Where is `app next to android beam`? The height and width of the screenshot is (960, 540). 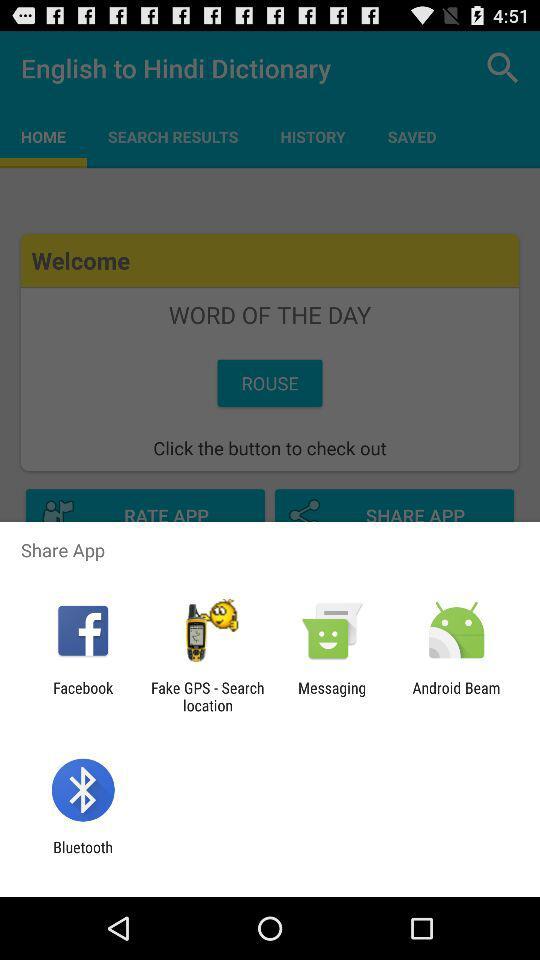 app next to android beam is located at coordinates (332, 696).